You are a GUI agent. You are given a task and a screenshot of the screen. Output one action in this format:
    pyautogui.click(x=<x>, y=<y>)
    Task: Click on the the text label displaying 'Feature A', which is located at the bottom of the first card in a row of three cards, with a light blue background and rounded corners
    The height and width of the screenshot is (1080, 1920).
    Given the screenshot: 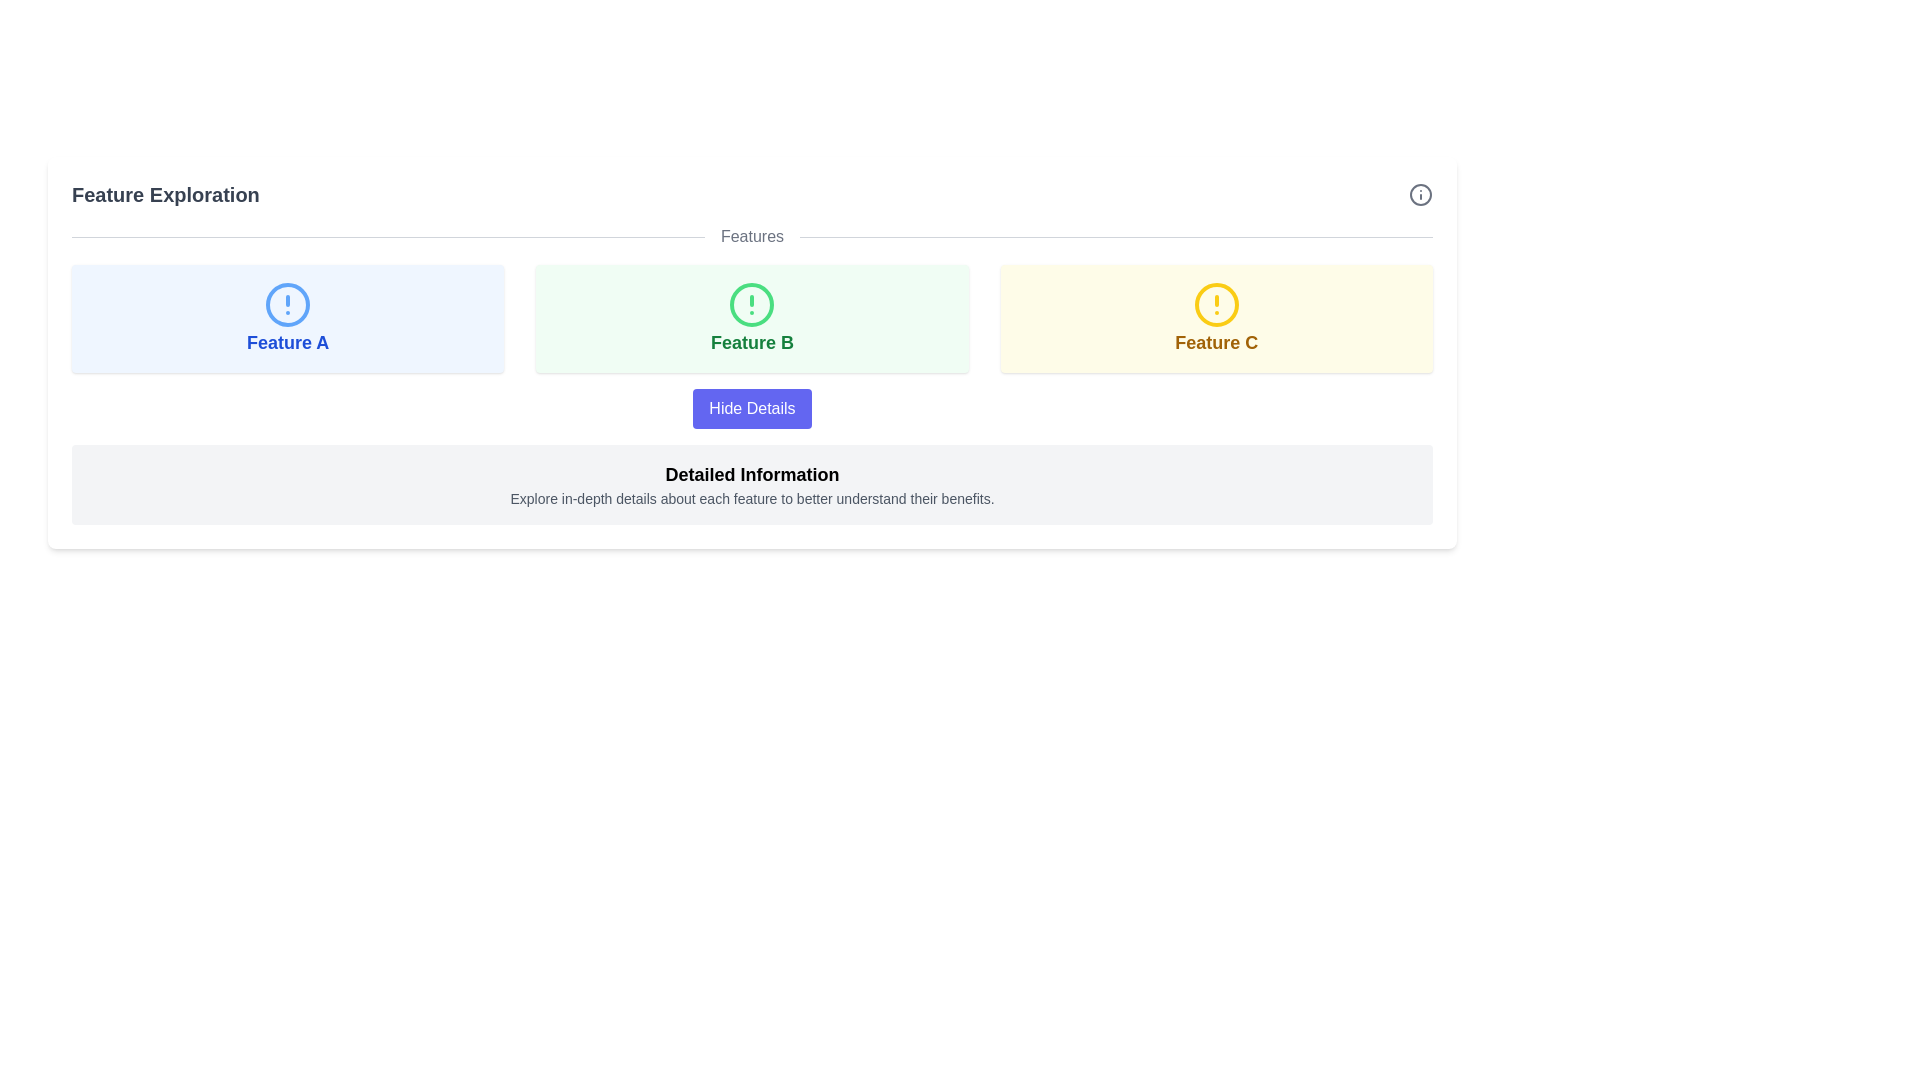 What is the action you would take?
    pyautogui.click(x=287, y=342)
    